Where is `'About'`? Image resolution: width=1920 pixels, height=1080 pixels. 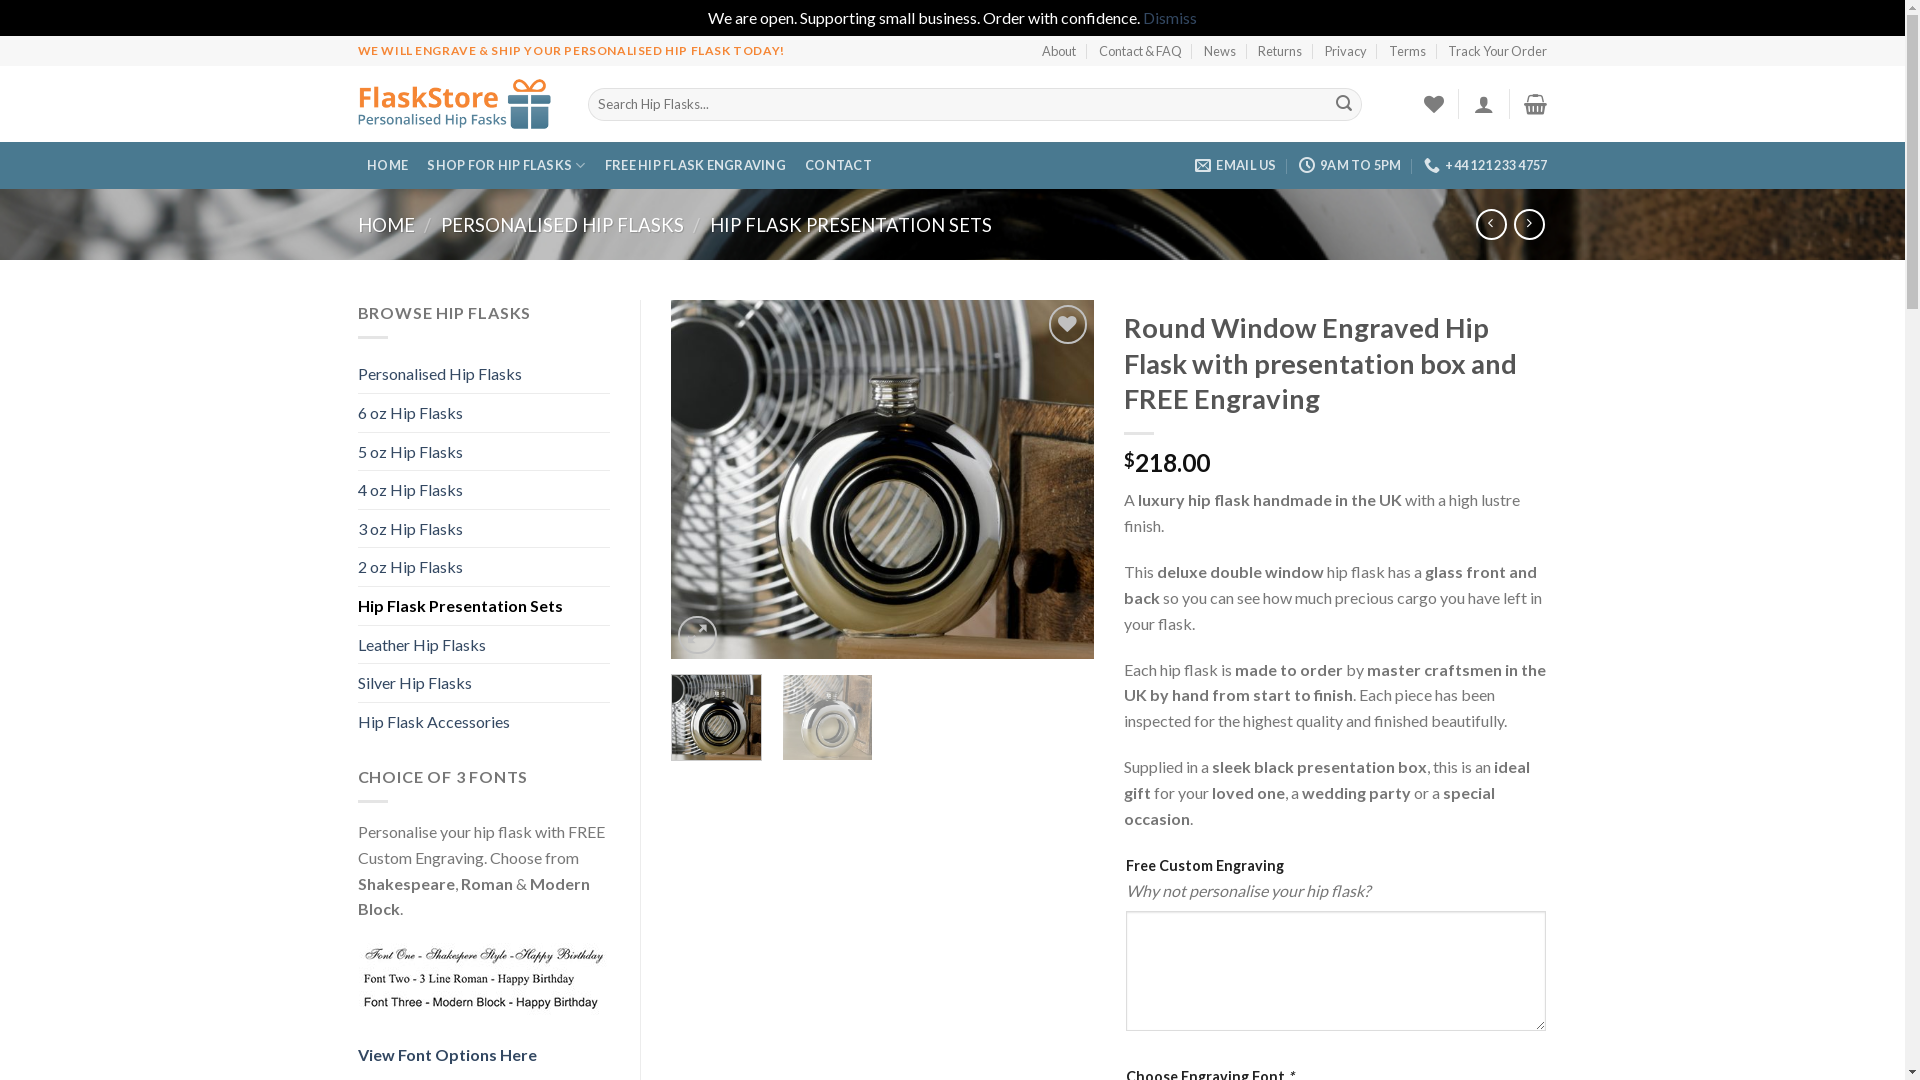 'About' is located at coordinates (1058, 49).